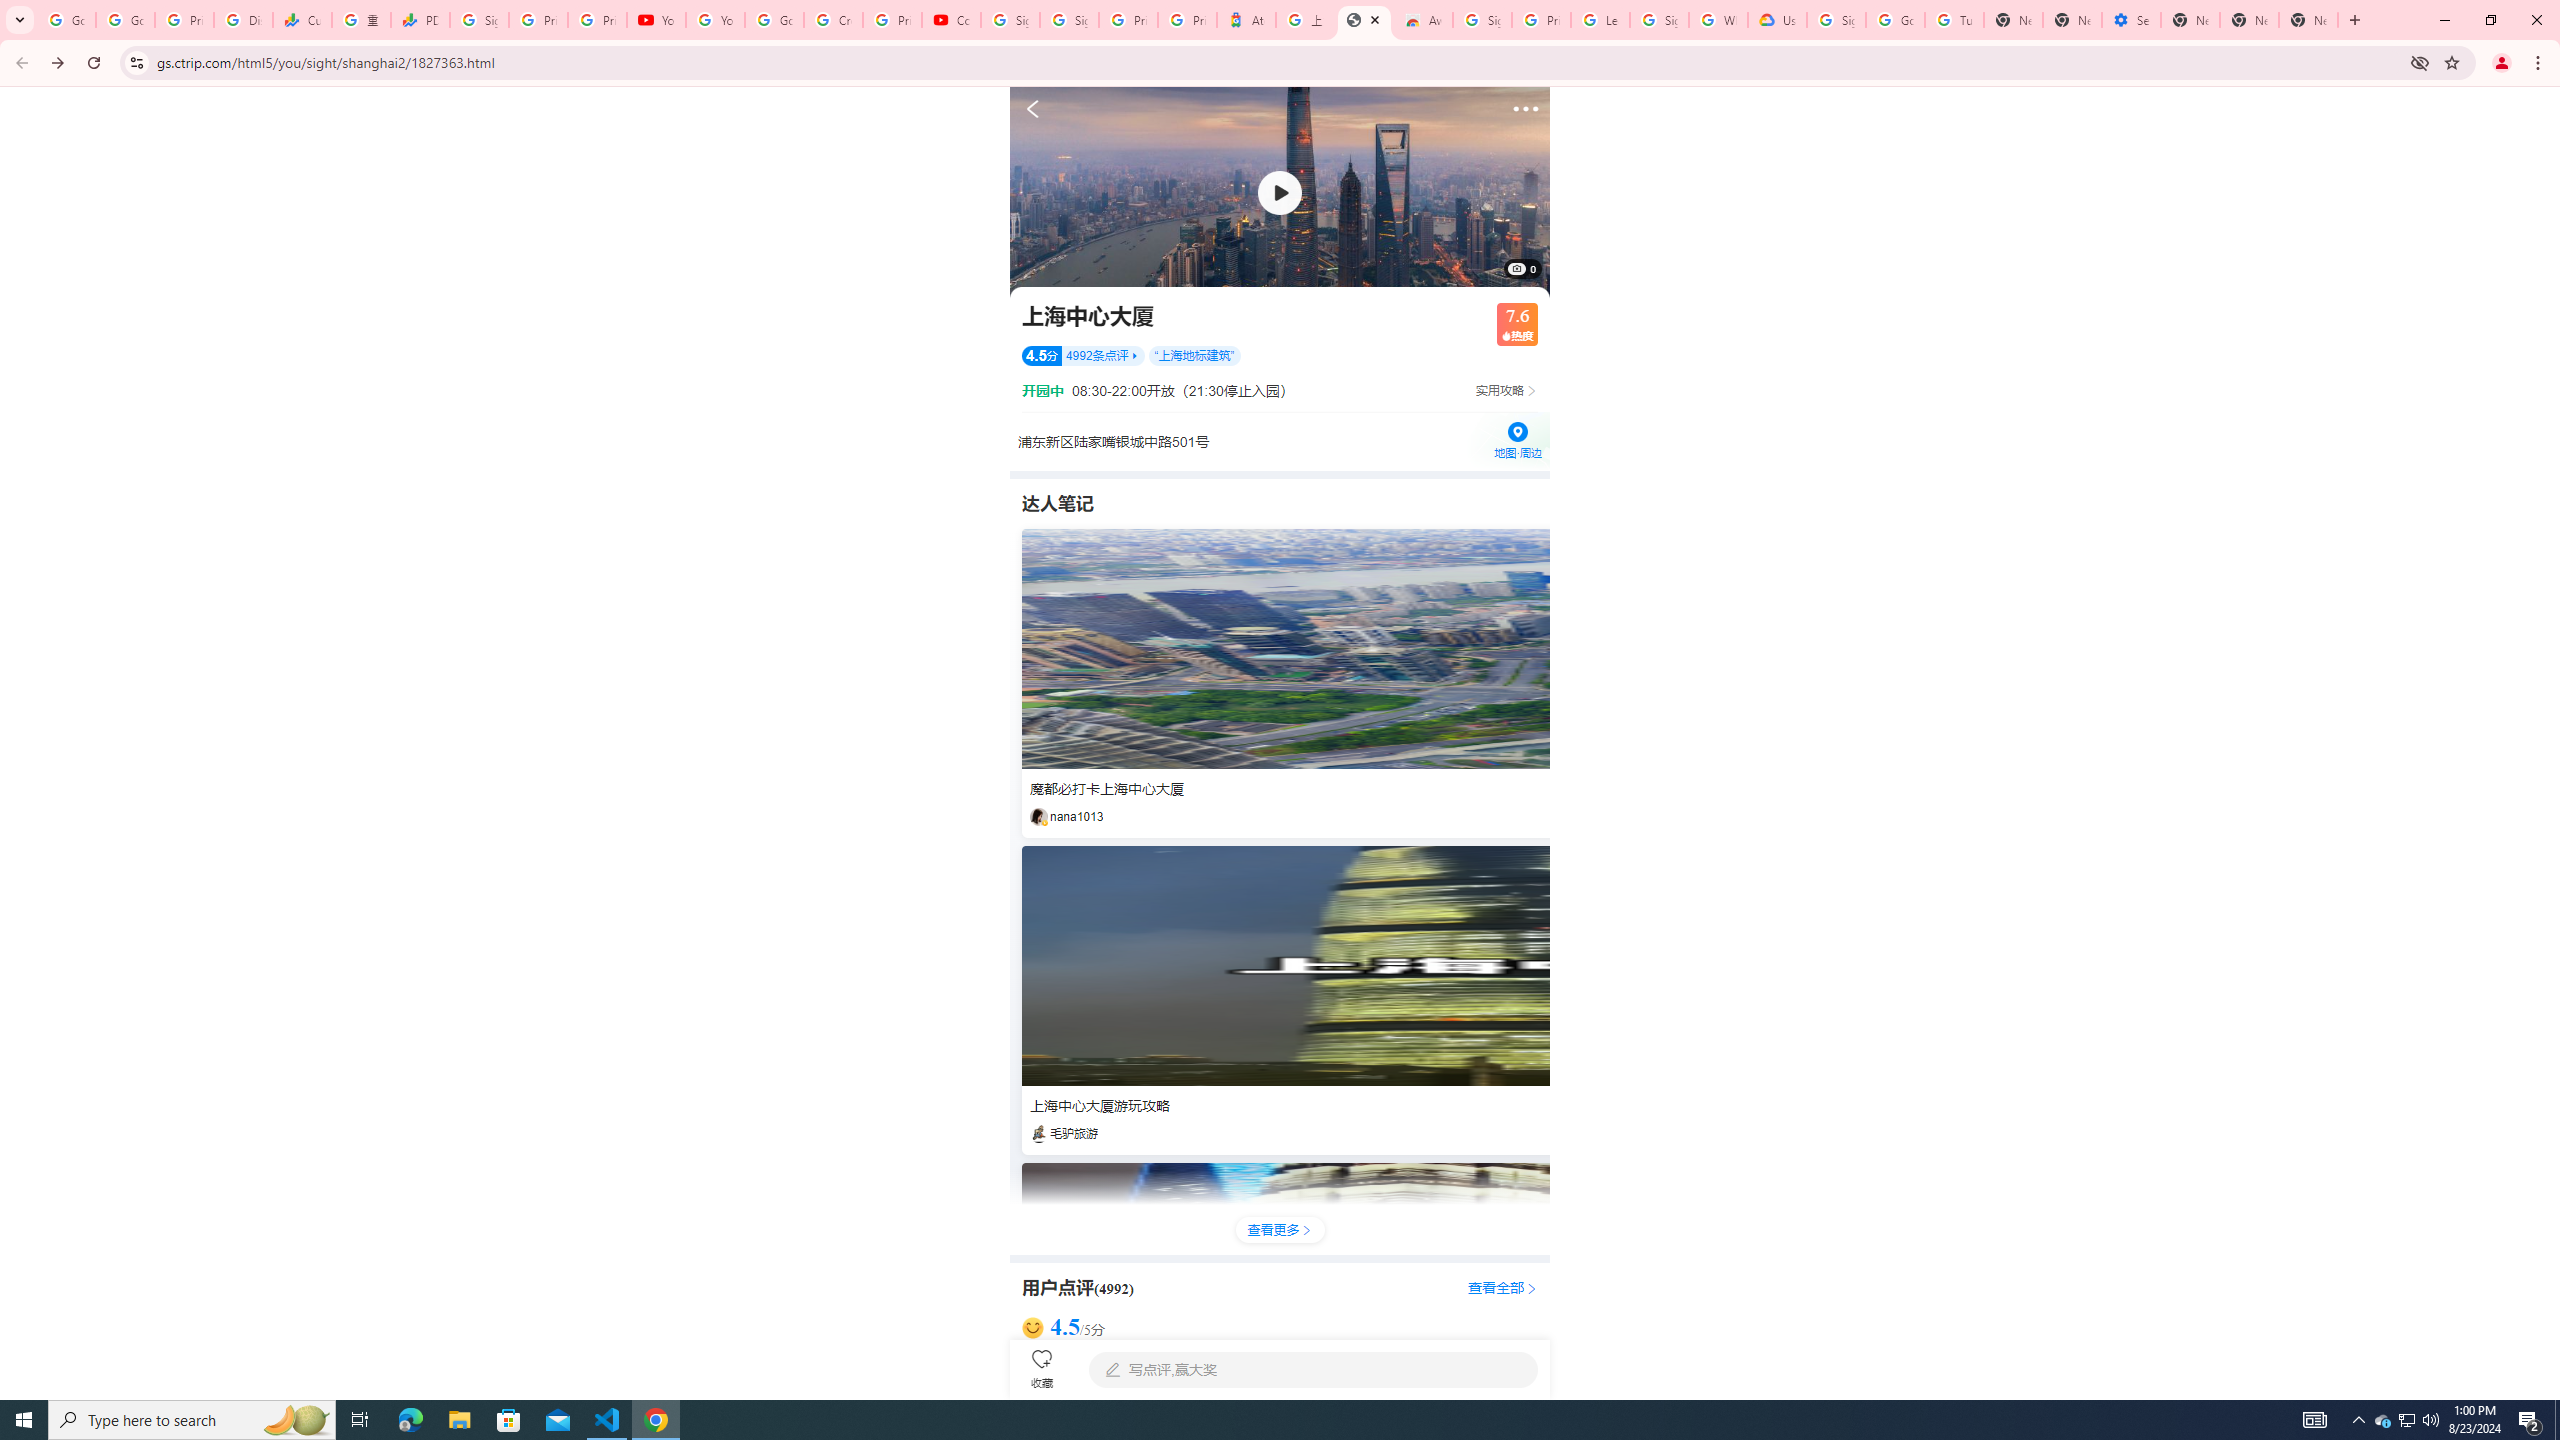 This screenshot has height=1440, width=2560. What do you see at coordinates (1716, 19) in the screenshot?
I see `'Who are Google'` at bounding box center [1716, 19].